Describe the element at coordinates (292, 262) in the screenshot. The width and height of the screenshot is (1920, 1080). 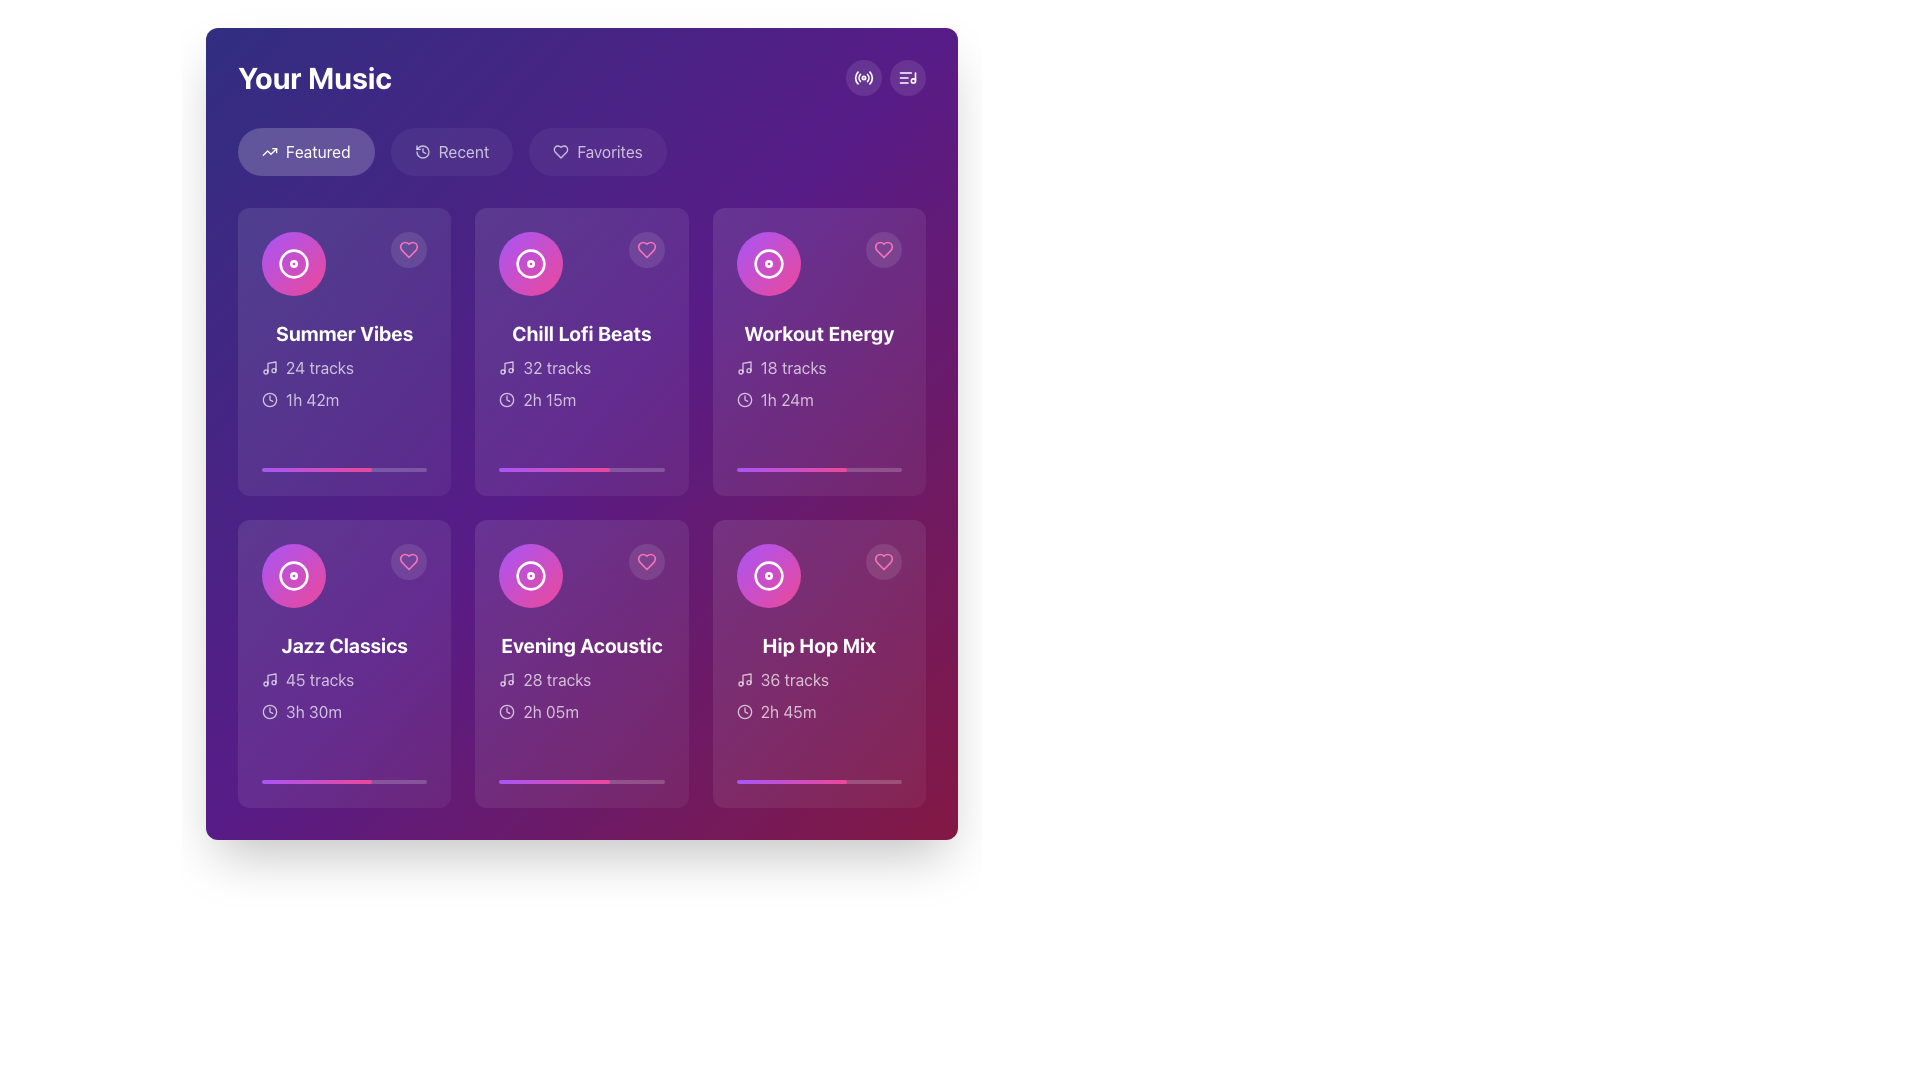
I see `the decorative icon for the 'Summer Vibes' music card located at the top-left corner of the card` at that location.